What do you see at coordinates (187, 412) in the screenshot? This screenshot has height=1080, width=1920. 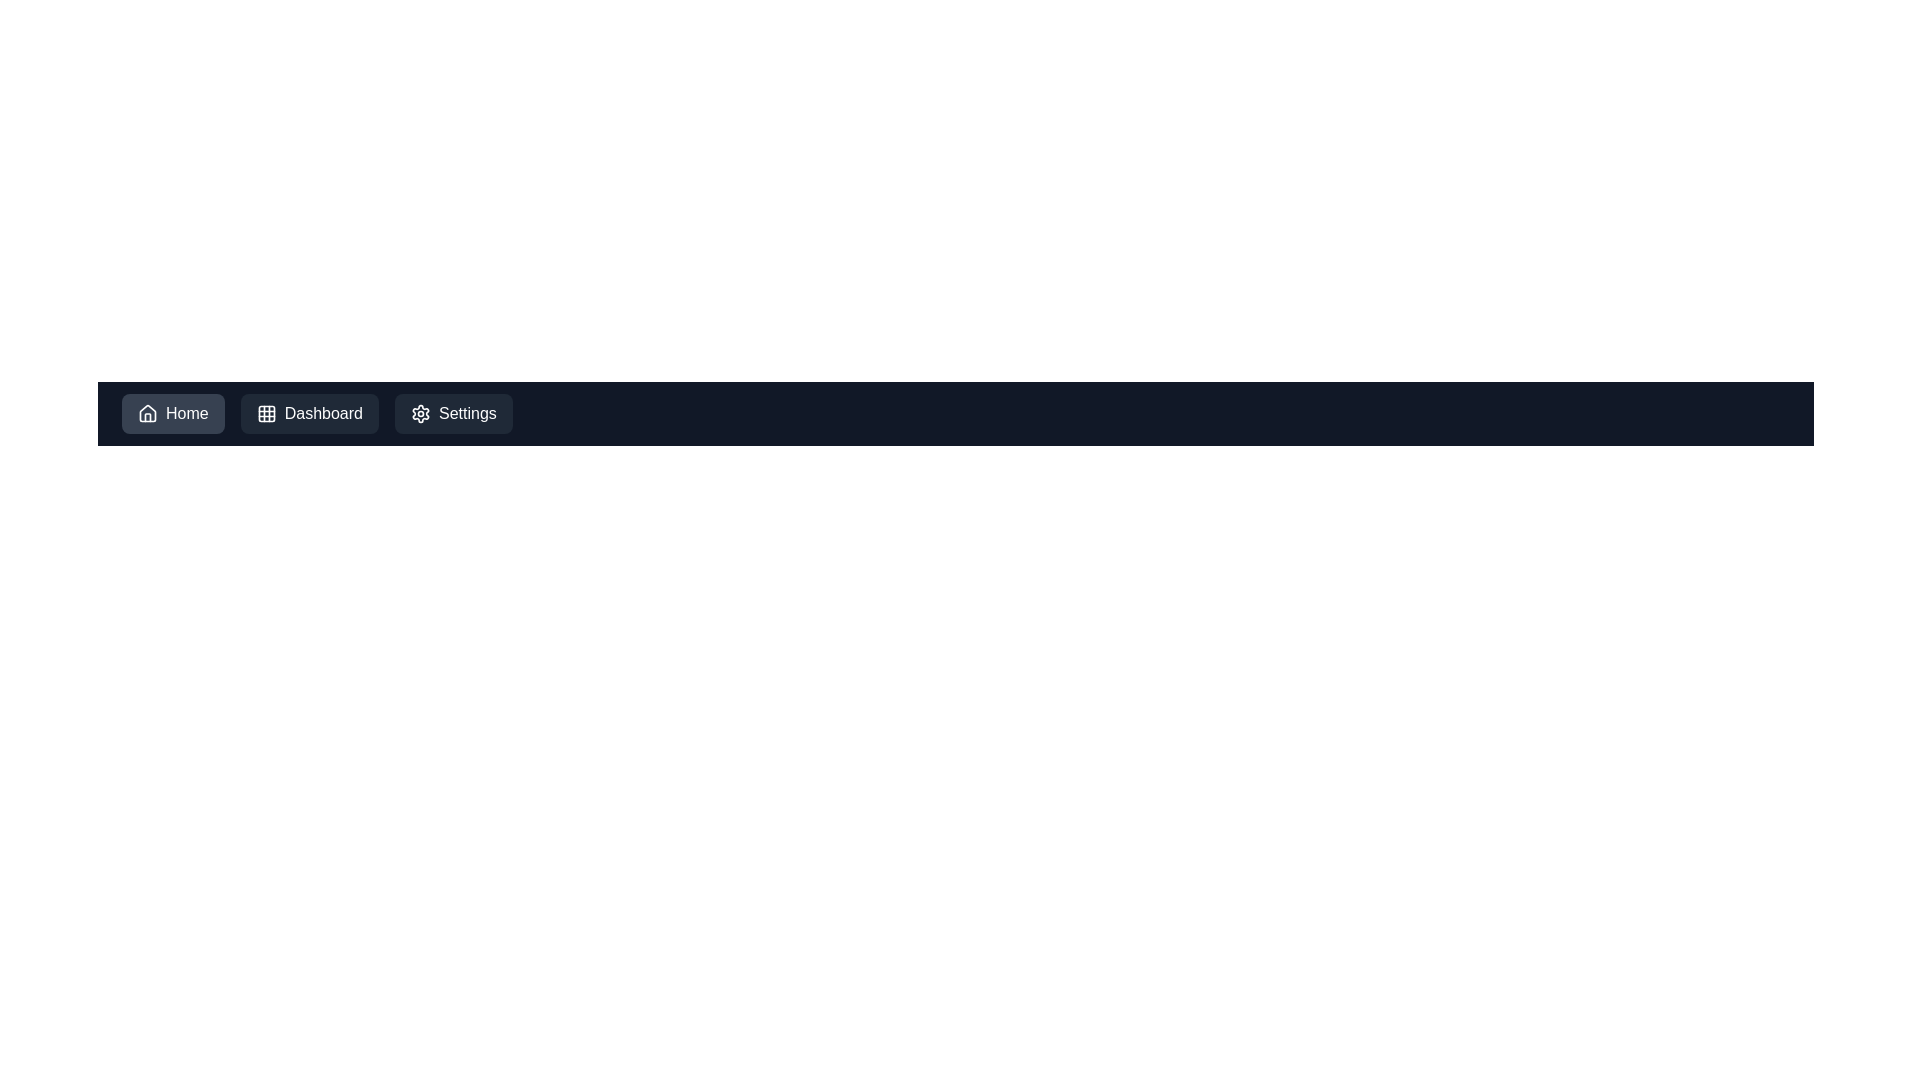 I see `the 'Home' text label, which is displayed in white text with a slightly bolded appearance, located to the right of the house icon in the first button of the horizontal navigation bar` at bounding box center [187, 412].